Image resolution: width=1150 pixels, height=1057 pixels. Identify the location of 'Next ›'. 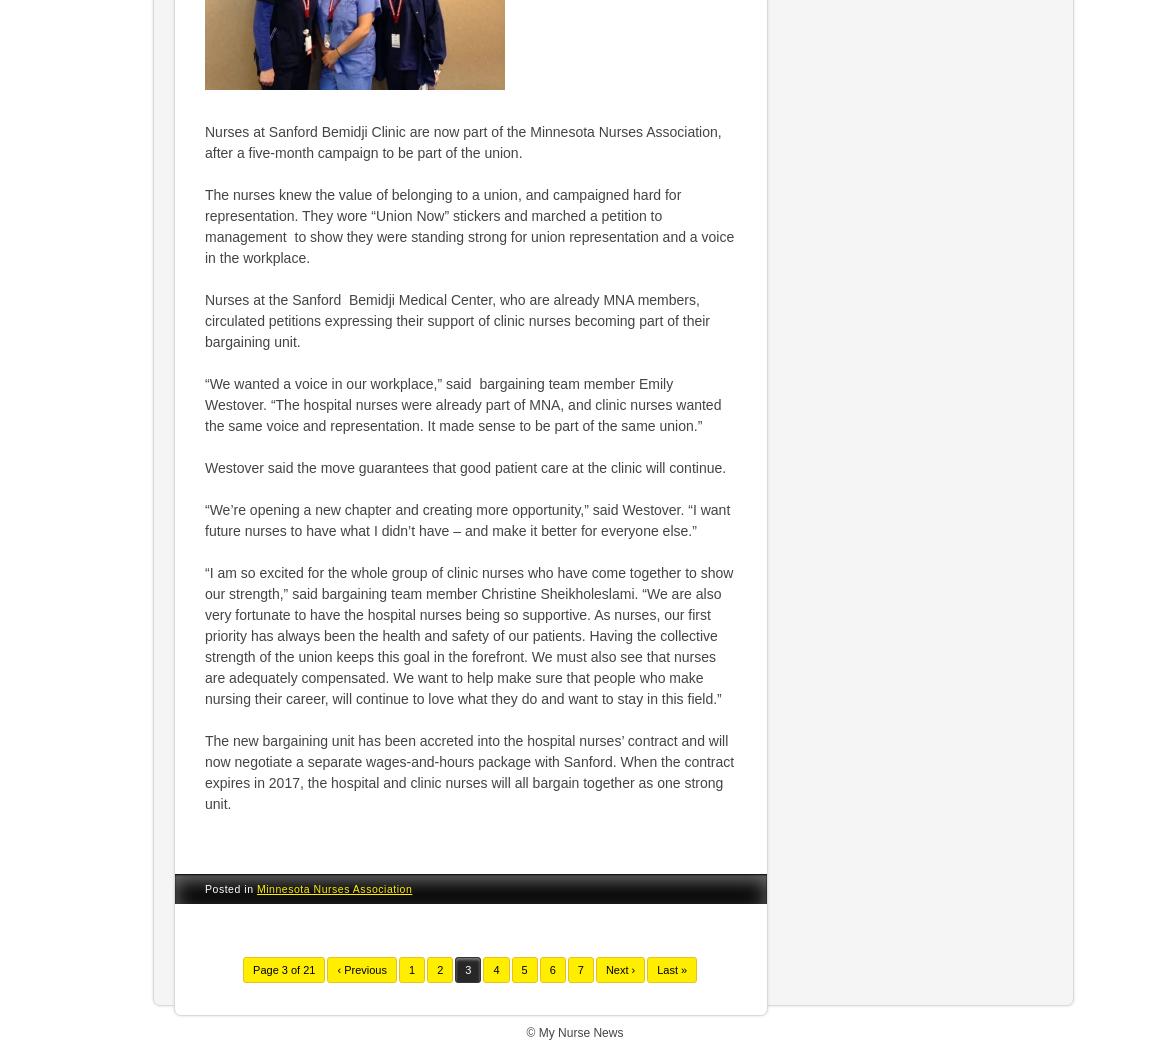
(618, 970).